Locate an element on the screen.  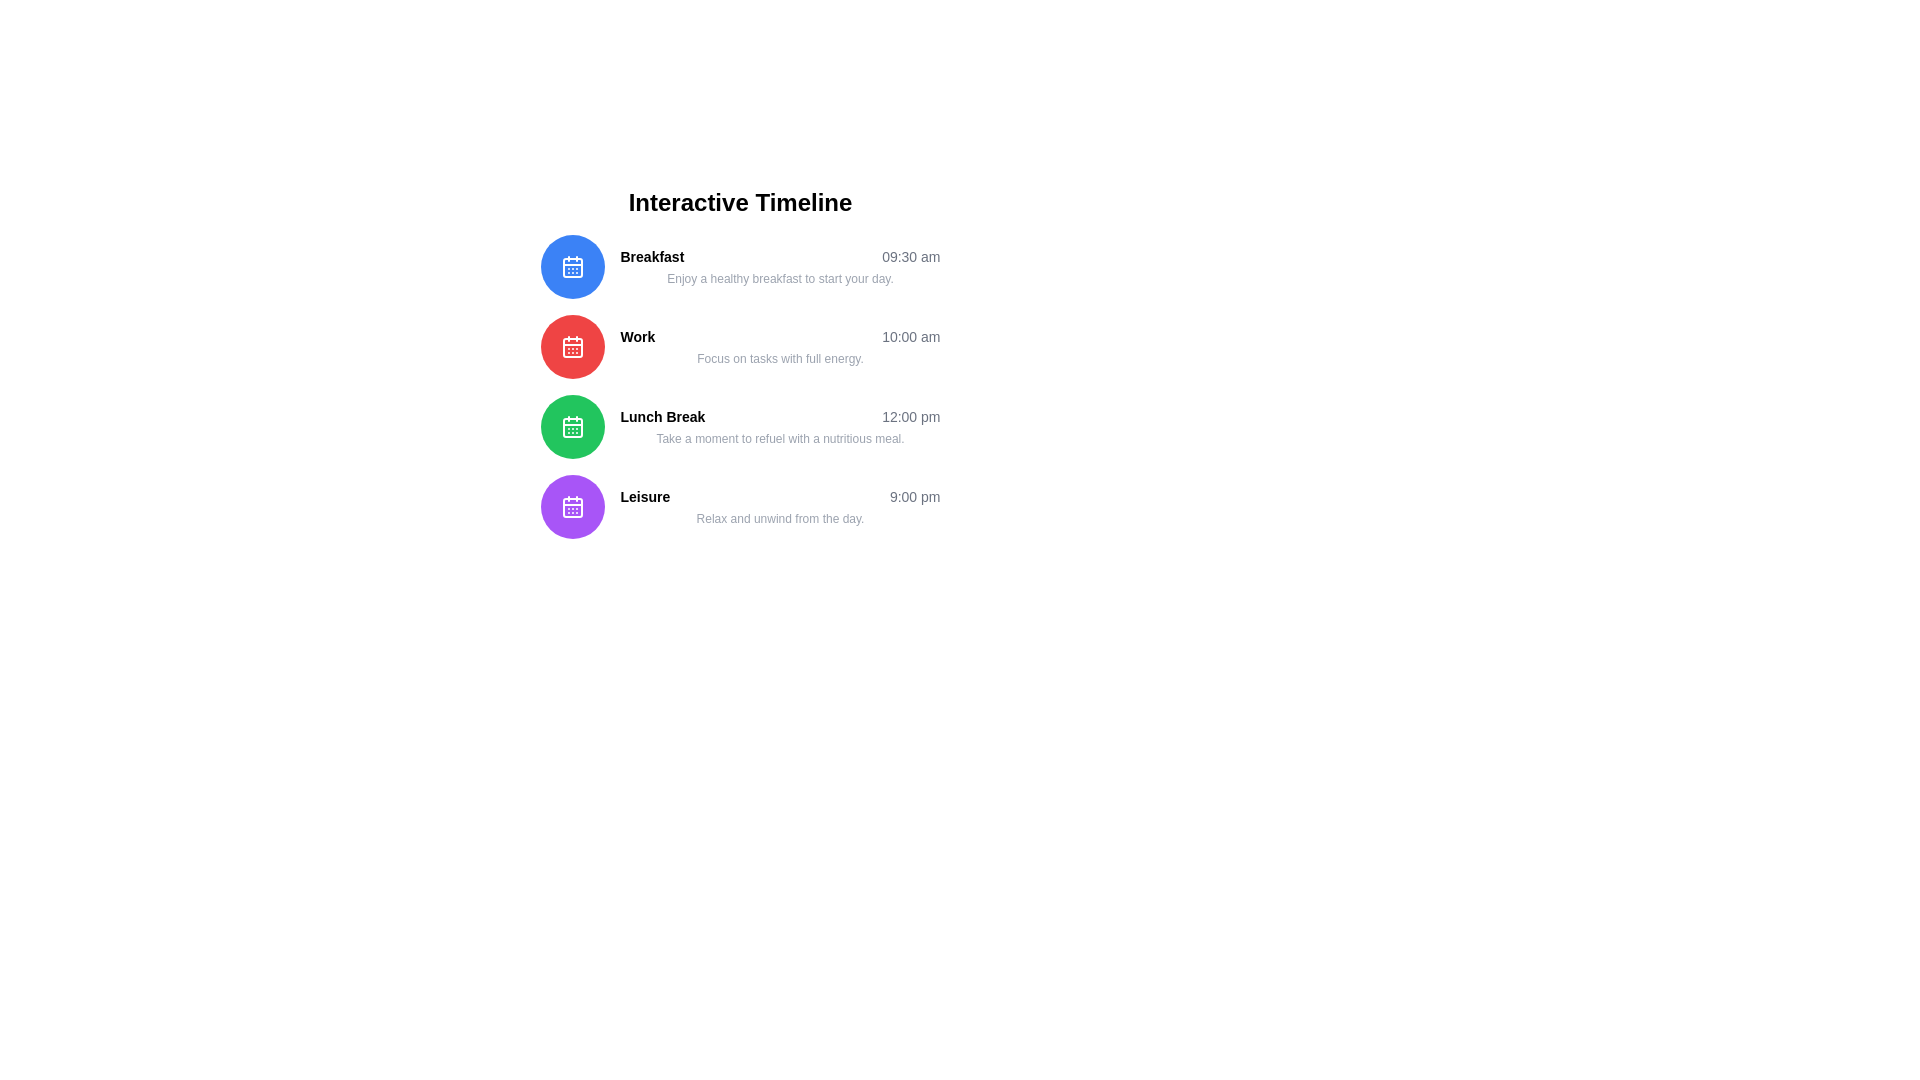
the 'Leisure' activity icon, which is the leftmost component in the timeline's 'Leisure' section is located at coordinates (571, 505).